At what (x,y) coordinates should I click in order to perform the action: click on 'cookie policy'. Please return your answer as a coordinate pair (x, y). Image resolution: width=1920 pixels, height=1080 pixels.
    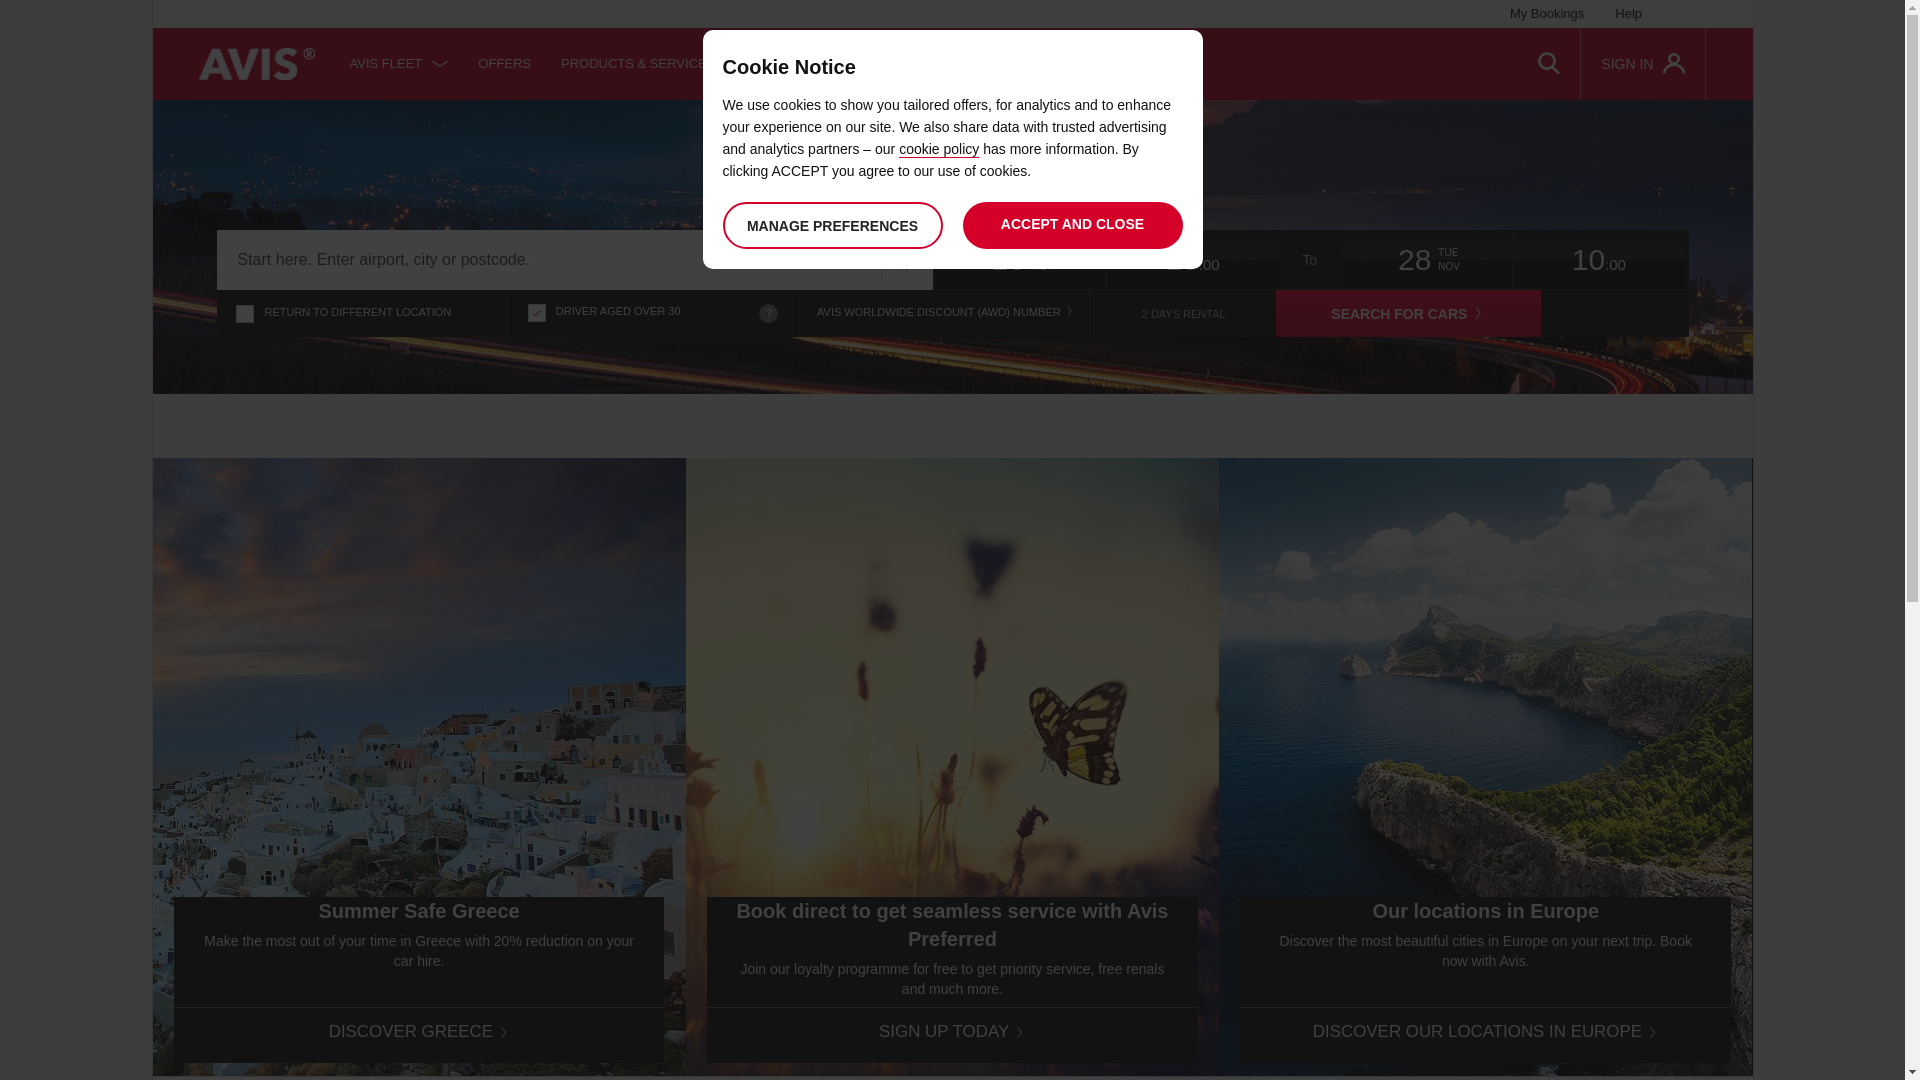
    Looking at the image, I should click on (938, 148).